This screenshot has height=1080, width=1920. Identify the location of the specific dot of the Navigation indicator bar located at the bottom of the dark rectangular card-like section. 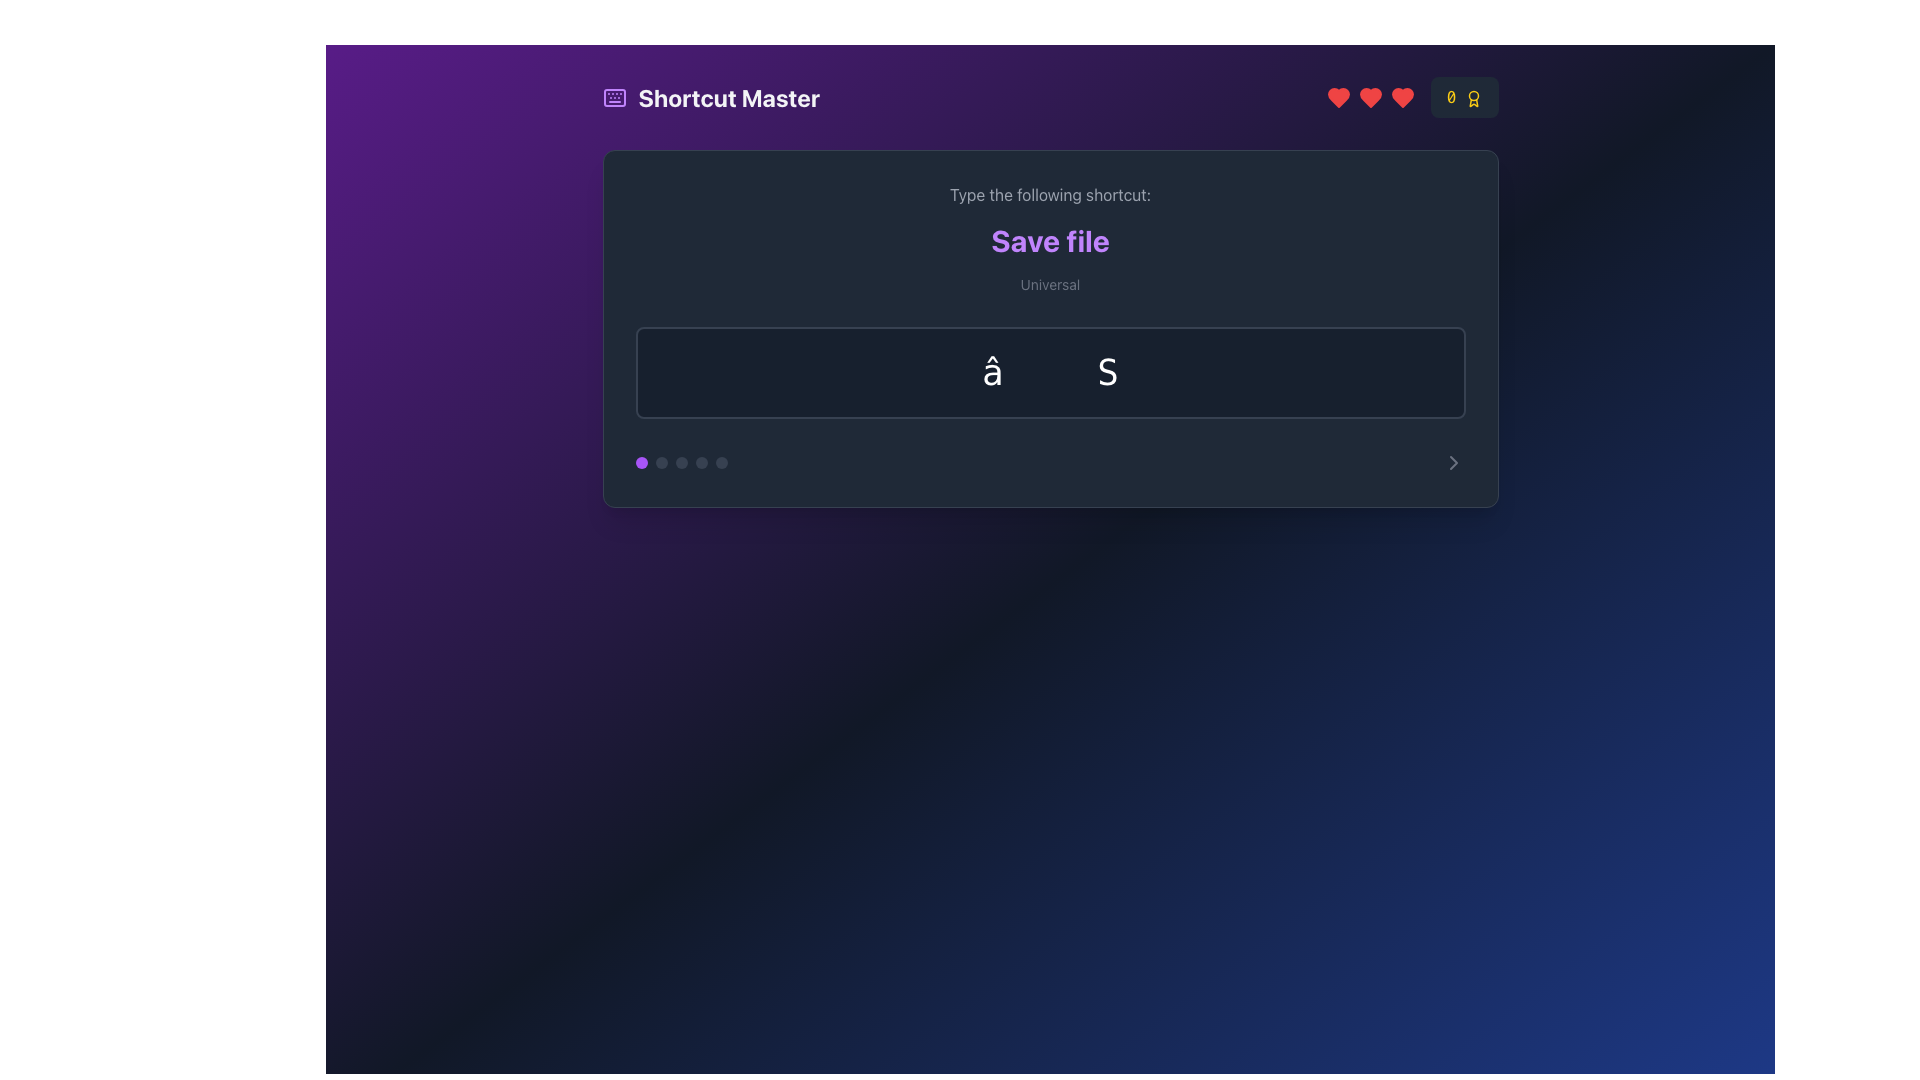
(1049, 462).